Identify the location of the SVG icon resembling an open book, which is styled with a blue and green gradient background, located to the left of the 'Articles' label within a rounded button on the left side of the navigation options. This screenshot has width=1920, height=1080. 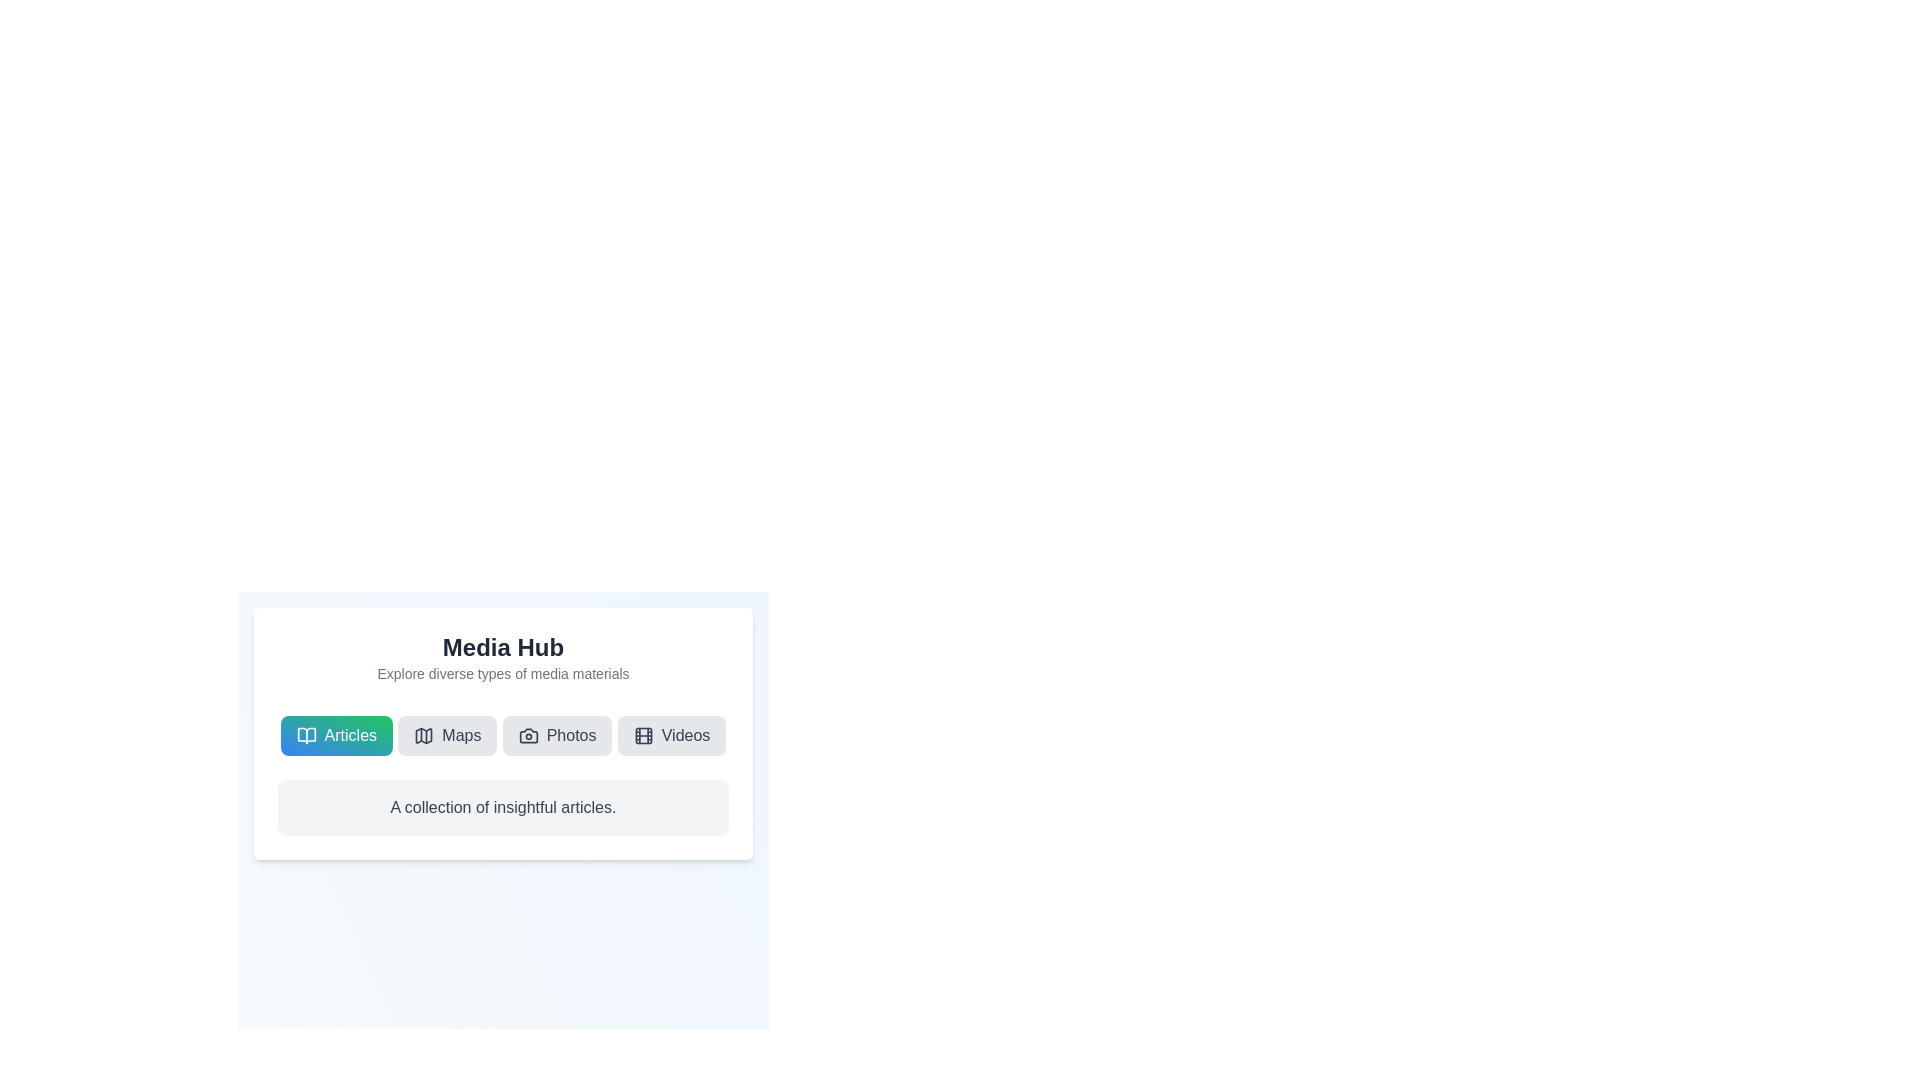
(305, 736).